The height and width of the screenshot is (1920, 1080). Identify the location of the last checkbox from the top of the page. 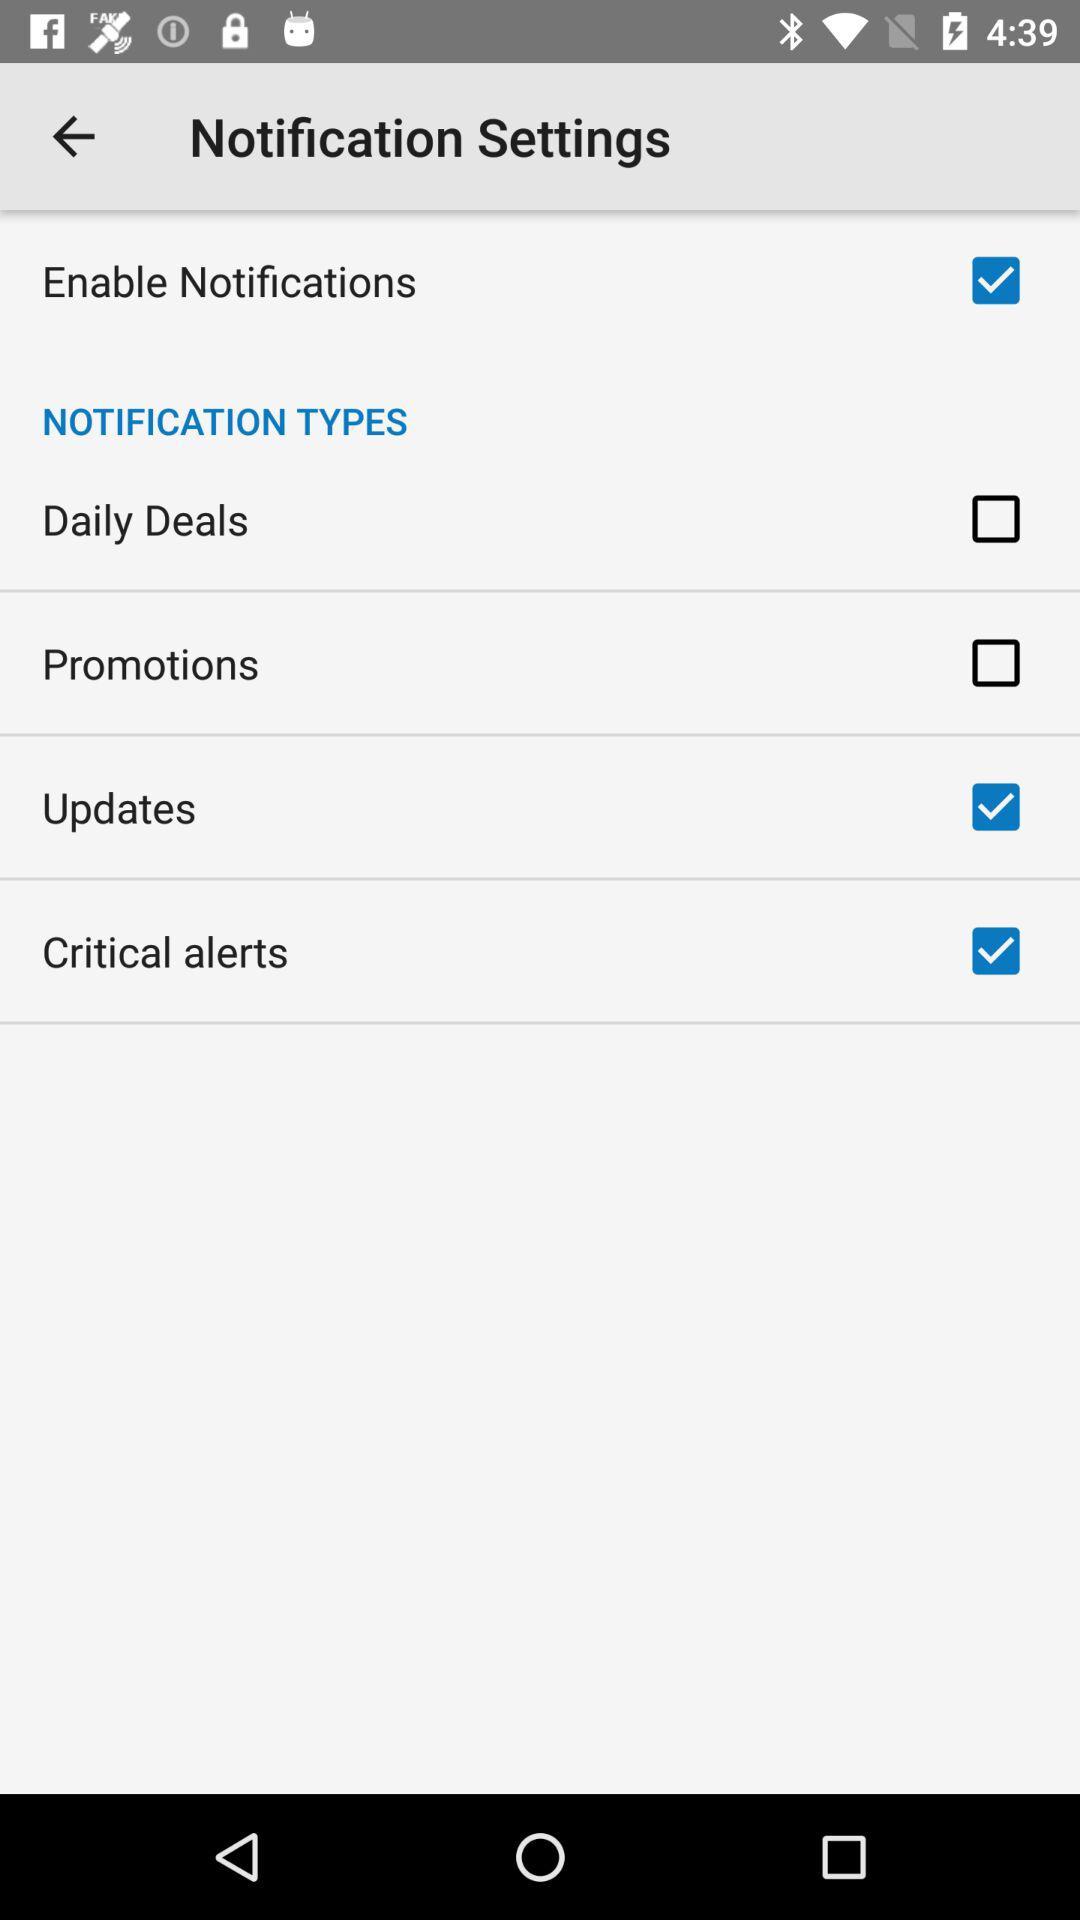
(995, 949).